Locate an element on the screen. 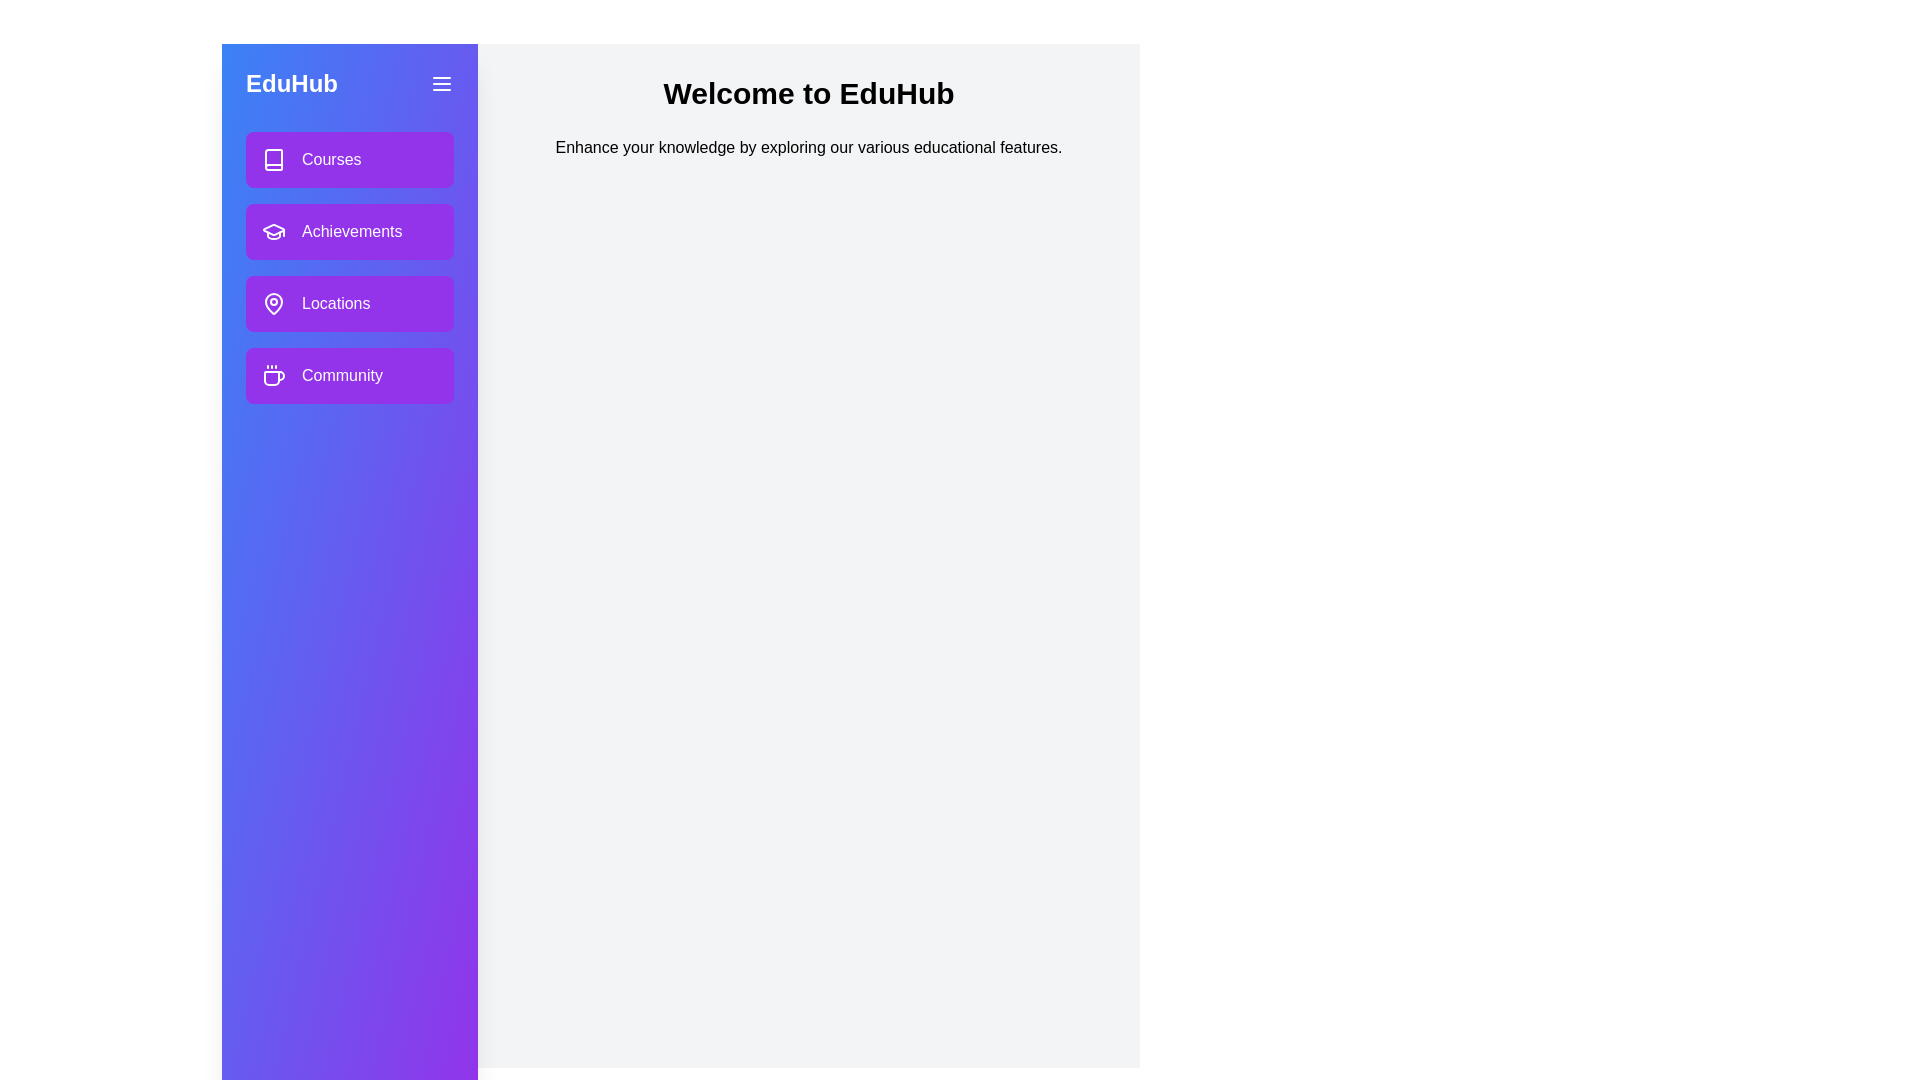 This screenshot has width=1920, height=1080. the section Achievements in the drawer is located at coordinates (350, 230).